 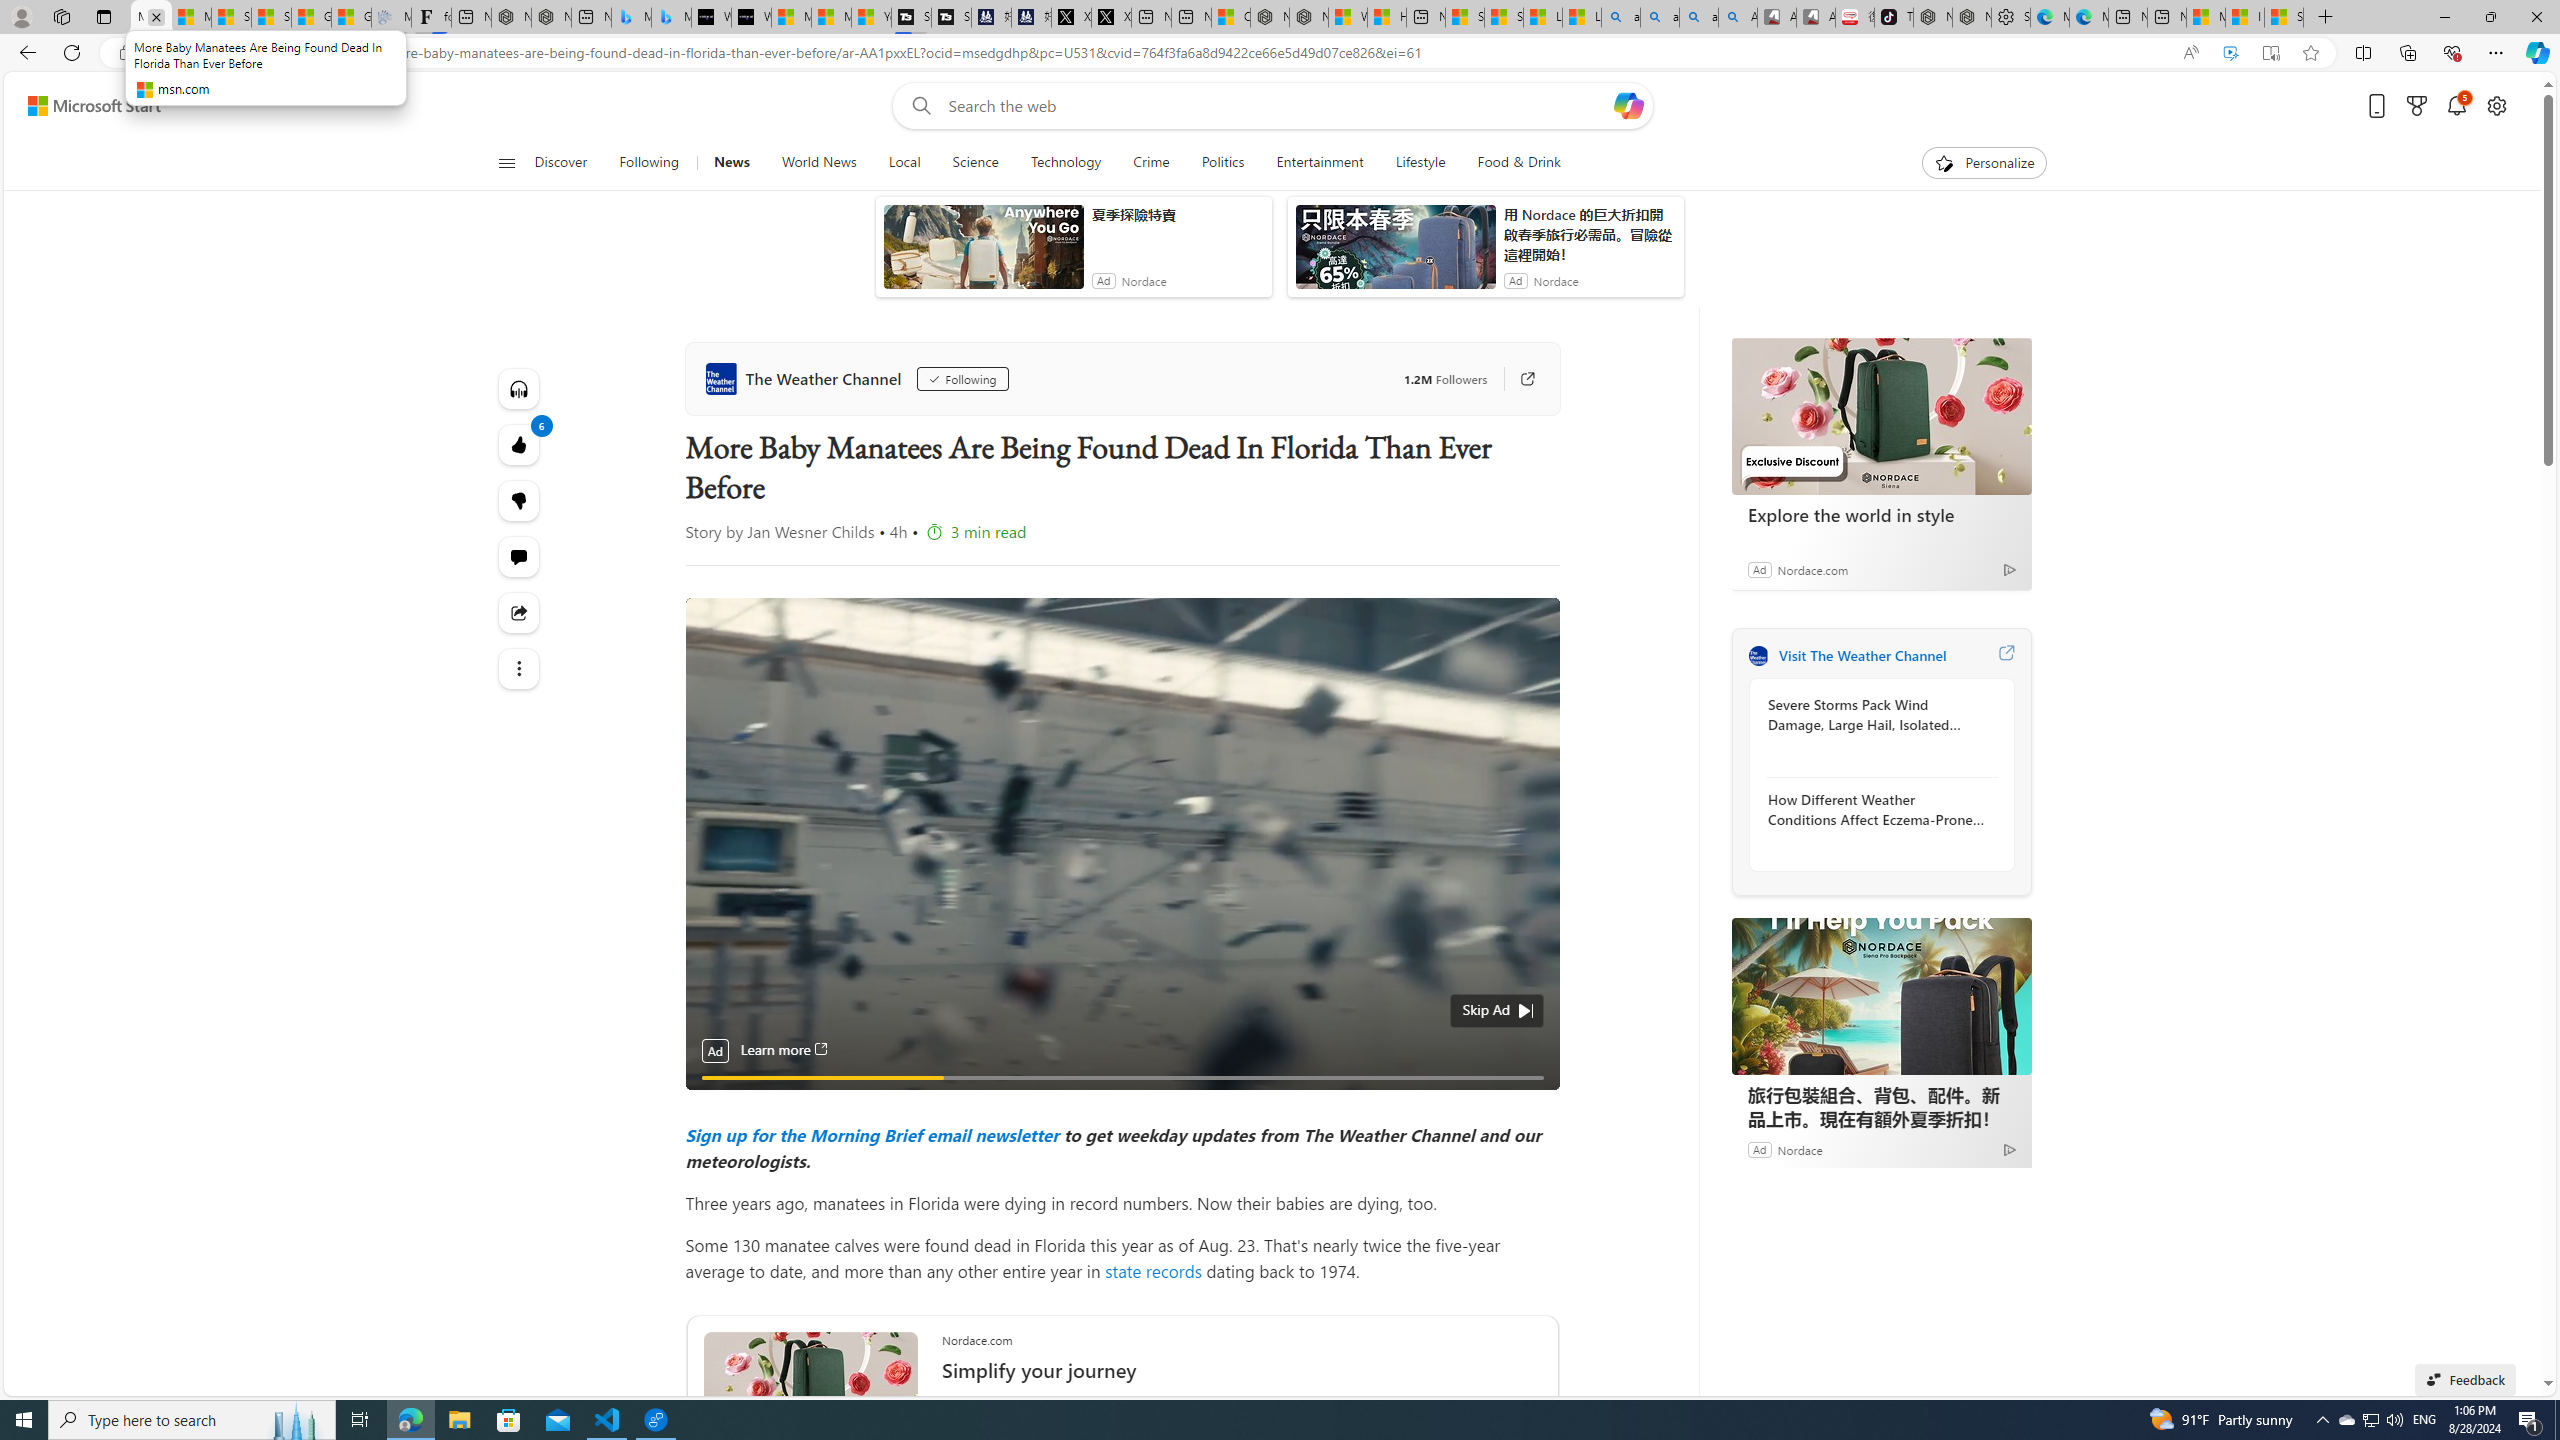 What do you see at coordinates (2230, 53) in the screenshot?
I see `'Enhance video'` at bounding box center [2230, 53].